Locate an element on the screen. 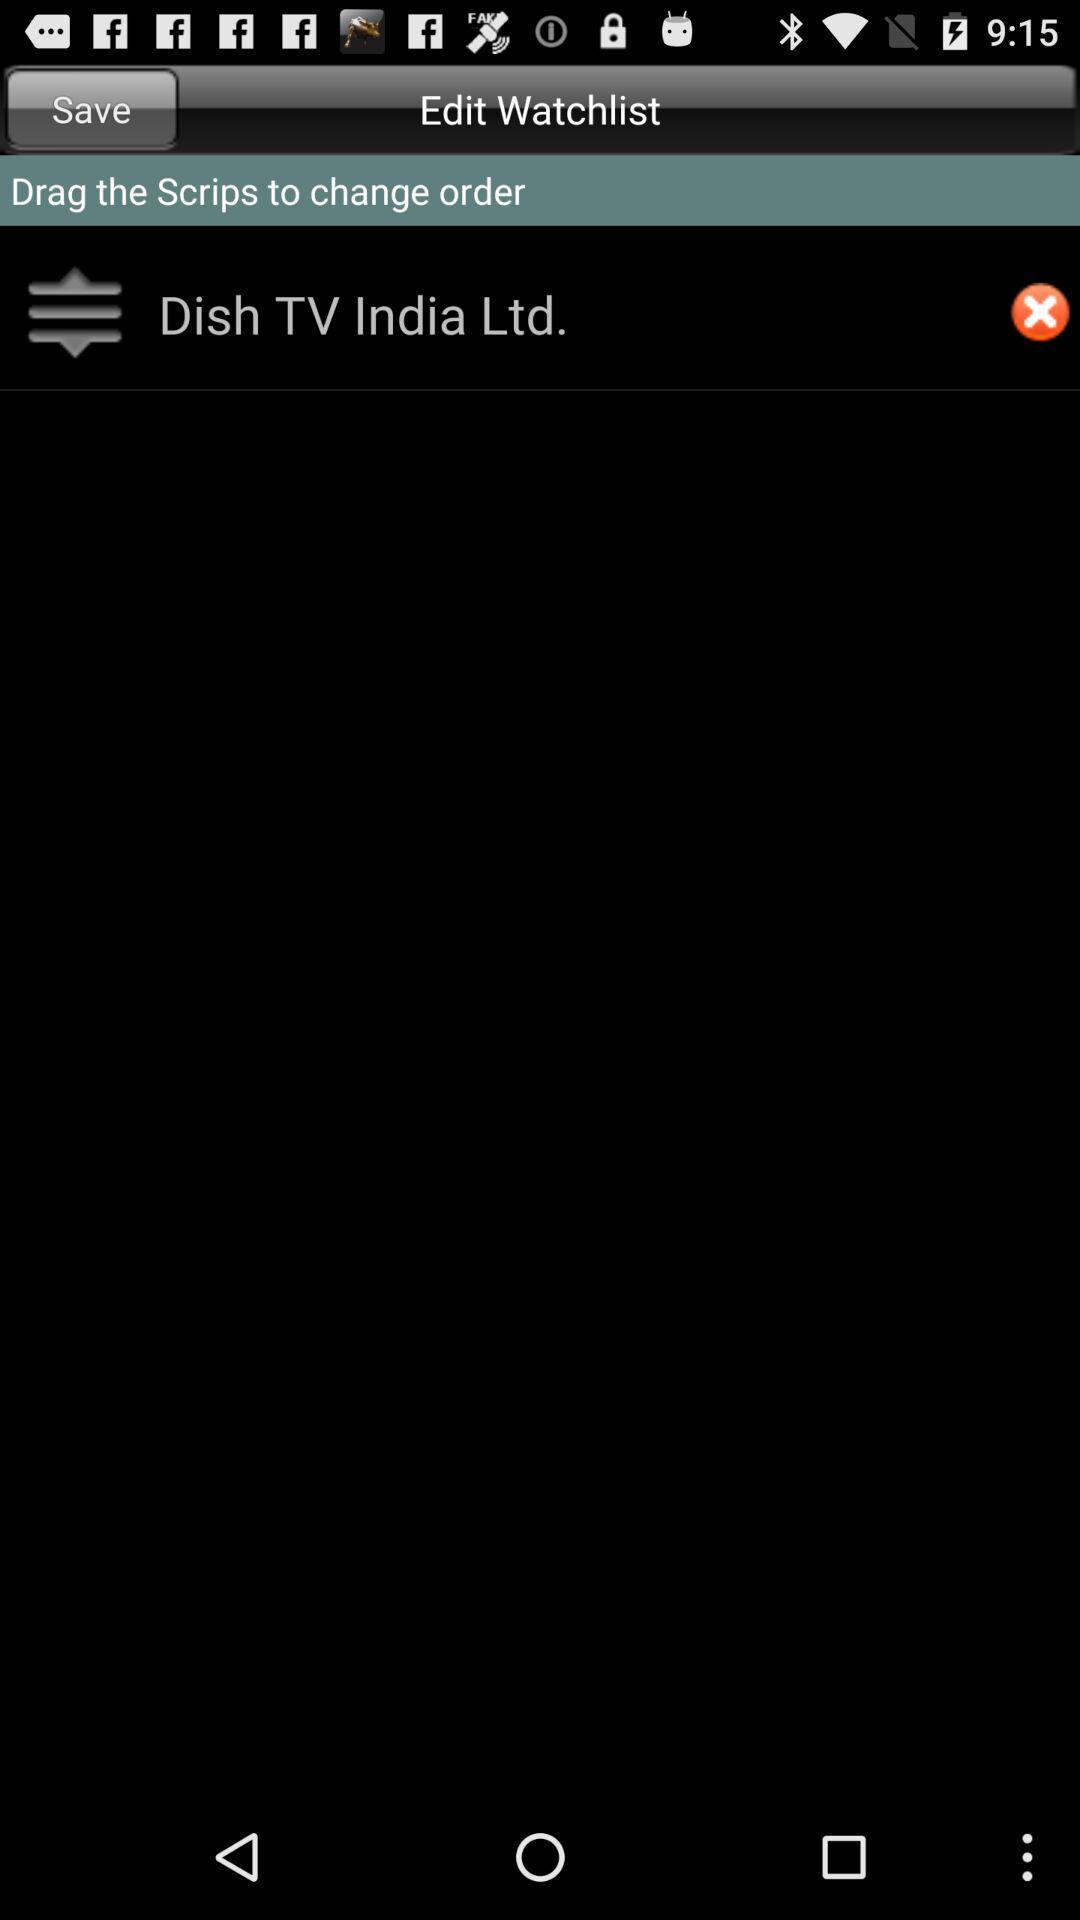 This screenshot has height=1920, width=1080. item below drag the scrips app is located at coordinates (1039, 313).